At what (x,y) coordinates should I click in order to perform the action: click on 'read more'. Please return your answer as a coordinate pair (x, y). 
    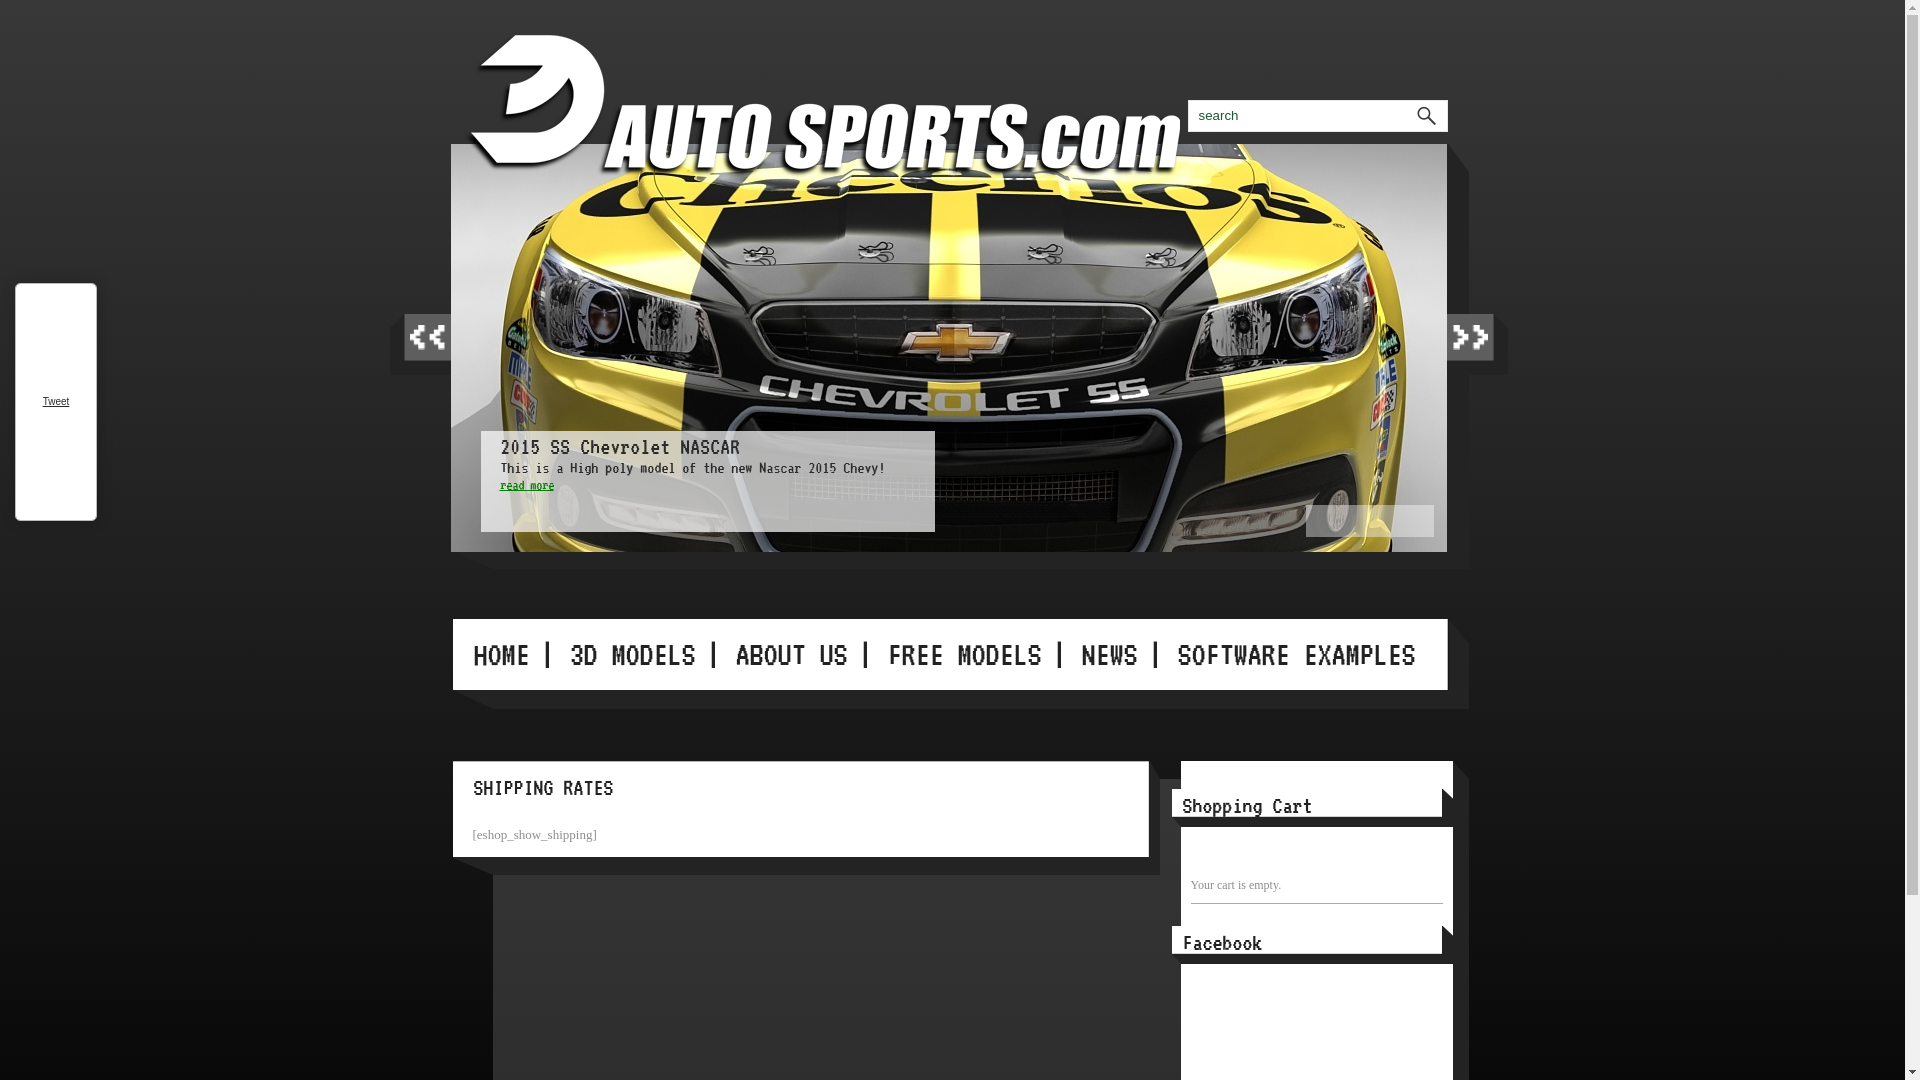
    Looking at the image, I should click on (527, 484).